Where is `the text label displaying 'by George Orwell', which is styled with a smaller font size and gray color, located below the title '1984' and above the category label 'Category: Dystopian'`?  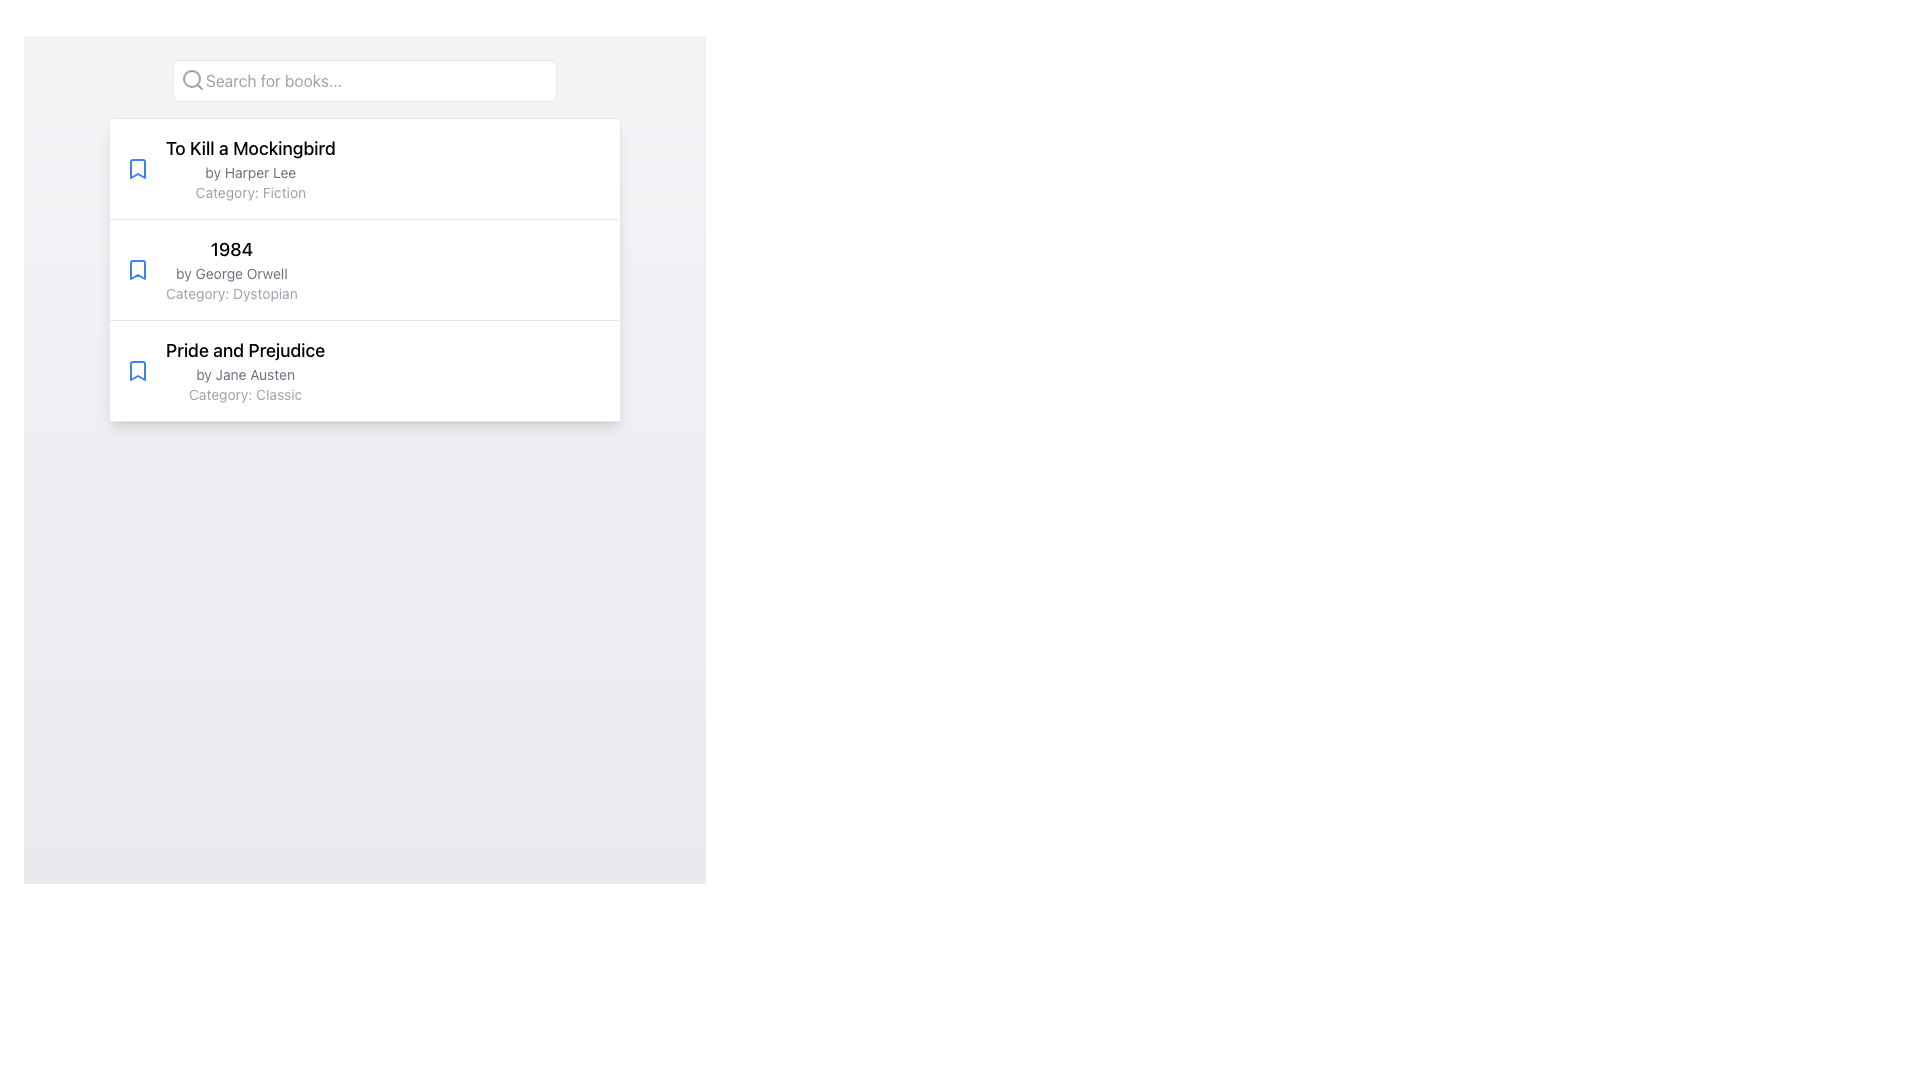
the text label displaying 'by George Orwell', which is styled with a smaller font size and gray color, located below the title '1984' and above the category label 'Category: Dystopian' is located at coordinates (231, 273).